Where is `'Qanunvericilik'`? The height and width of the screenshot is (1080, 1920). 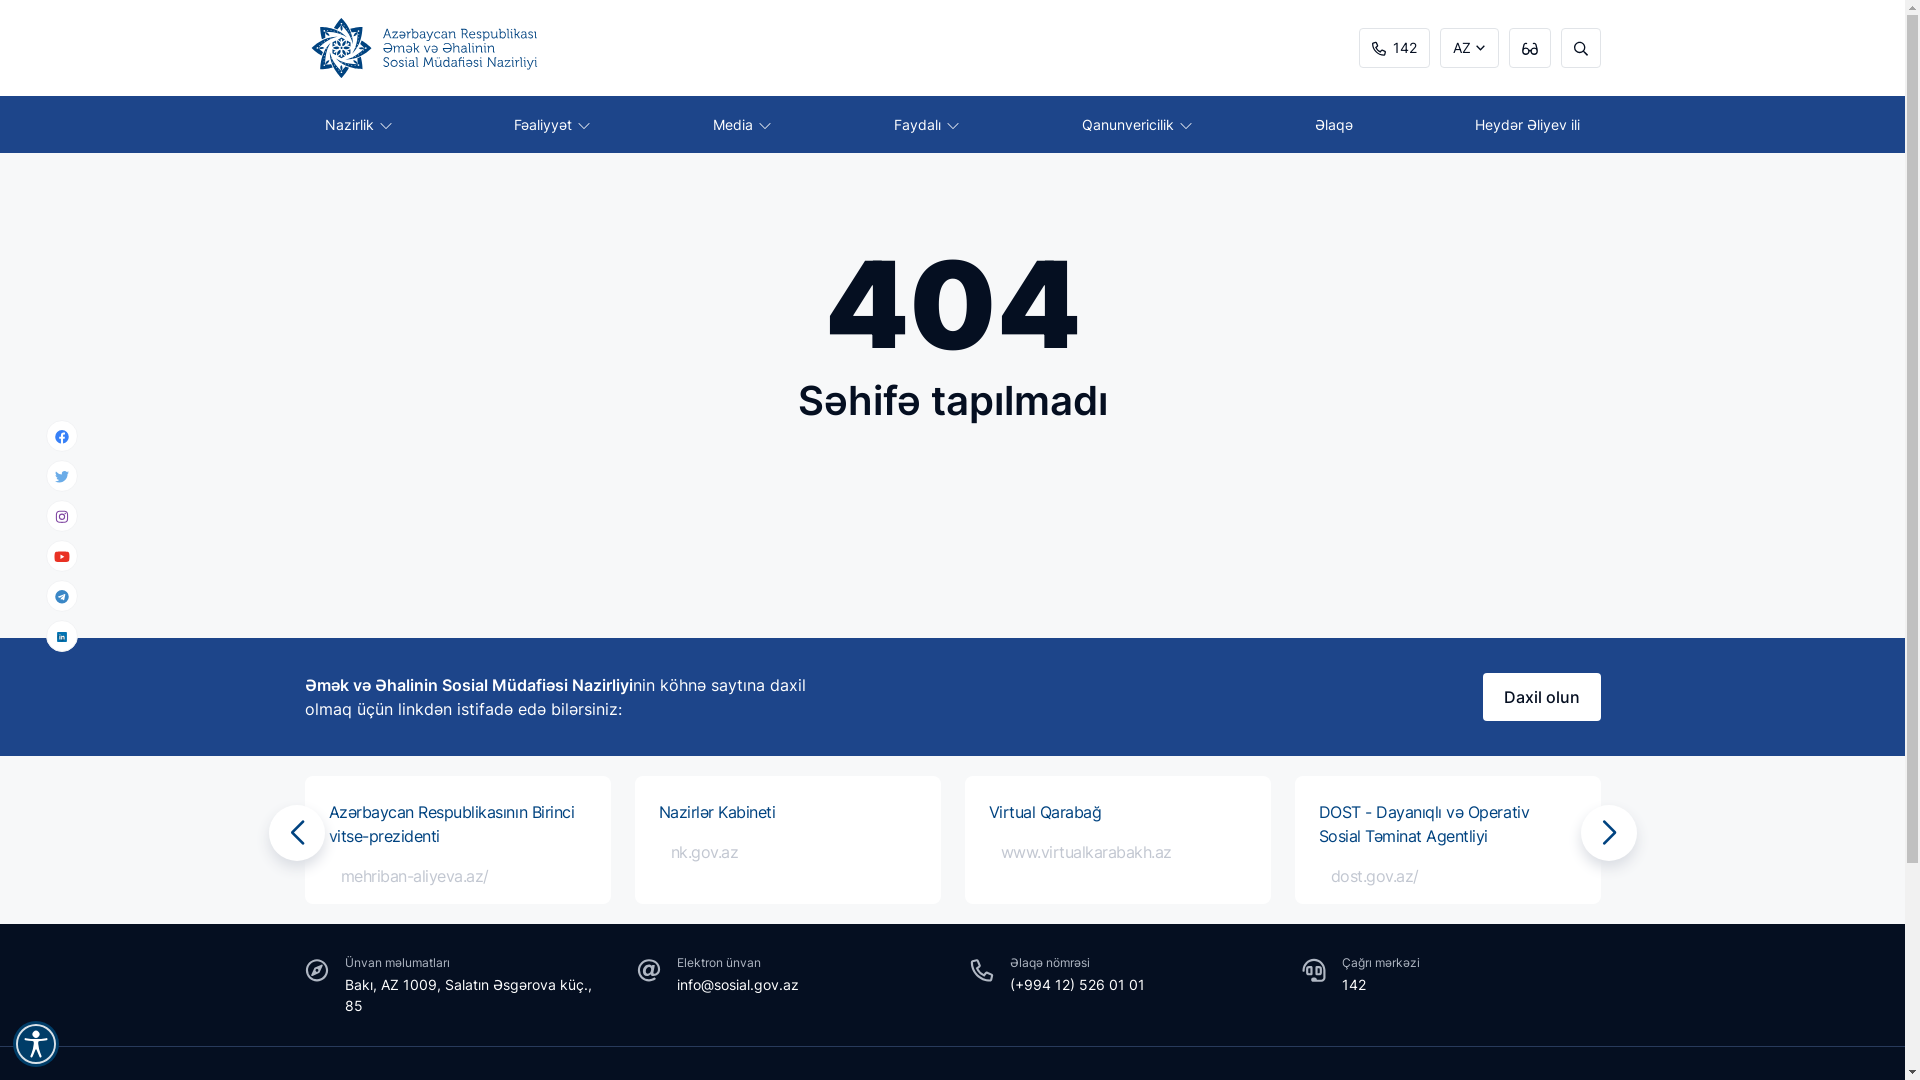 'Qanunvericilik' is located at coordinates (1137, 124).